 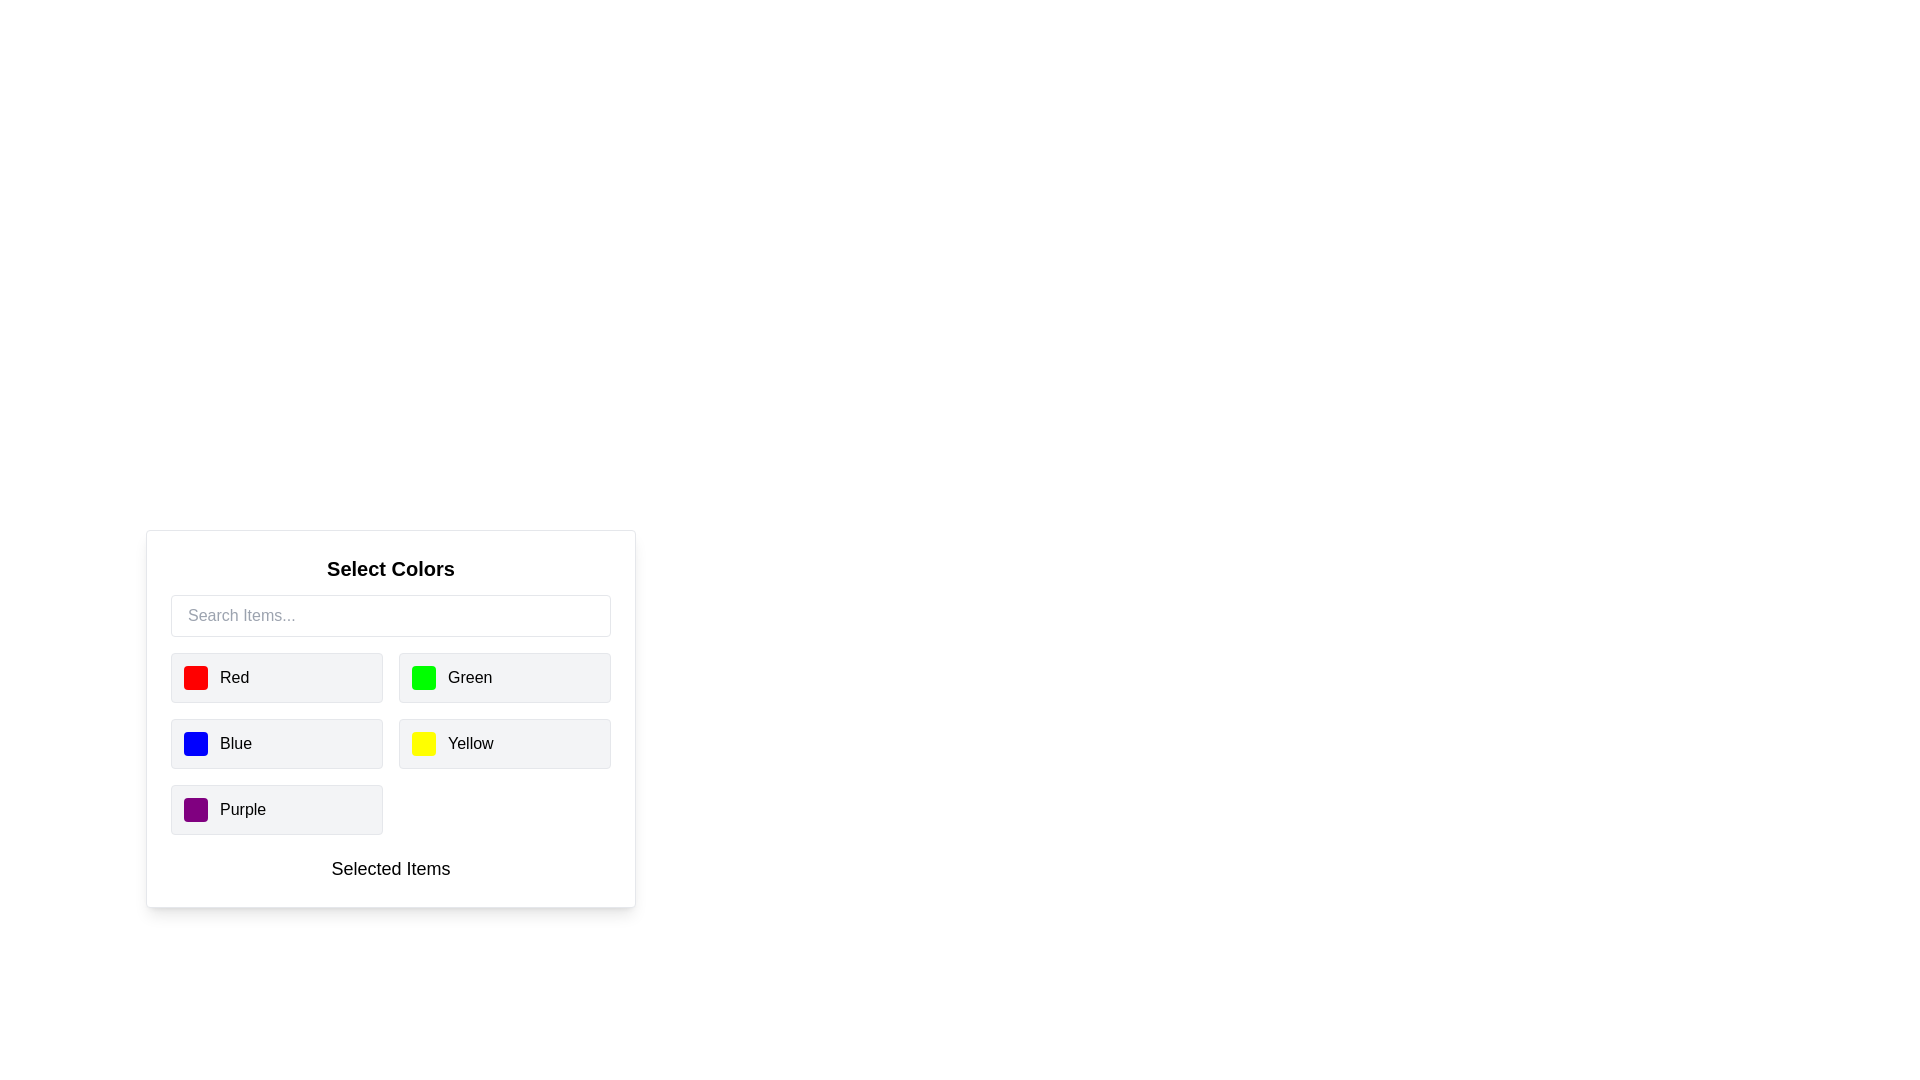 I want to click on the blue color swatch located in the 'Select Colors' box, positioned to the left of the 'Blue' label, so click(x=196, y=744).